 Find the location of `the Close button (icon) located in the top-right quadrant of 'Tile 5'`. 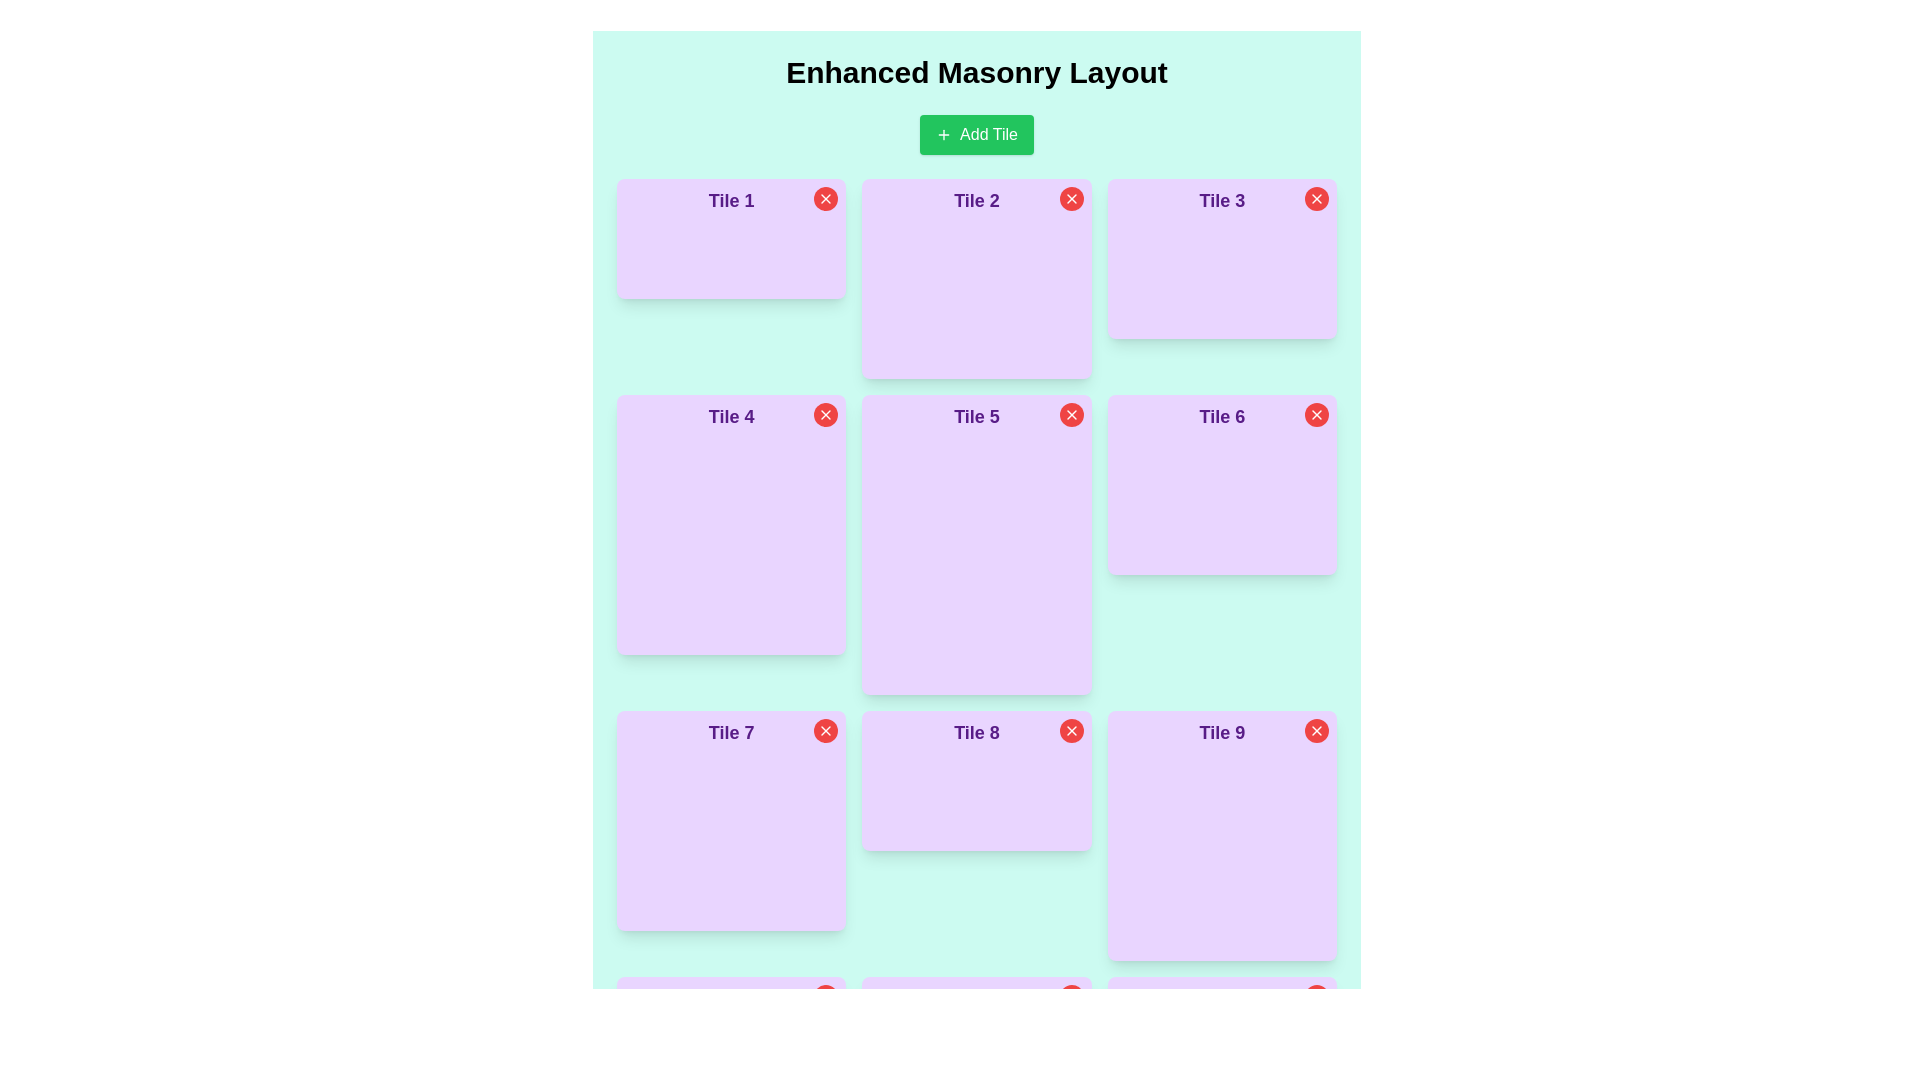

the Close button (icon) located in the top-right quadrant of 'Tile 5' is located at coordinates (1070, 414).